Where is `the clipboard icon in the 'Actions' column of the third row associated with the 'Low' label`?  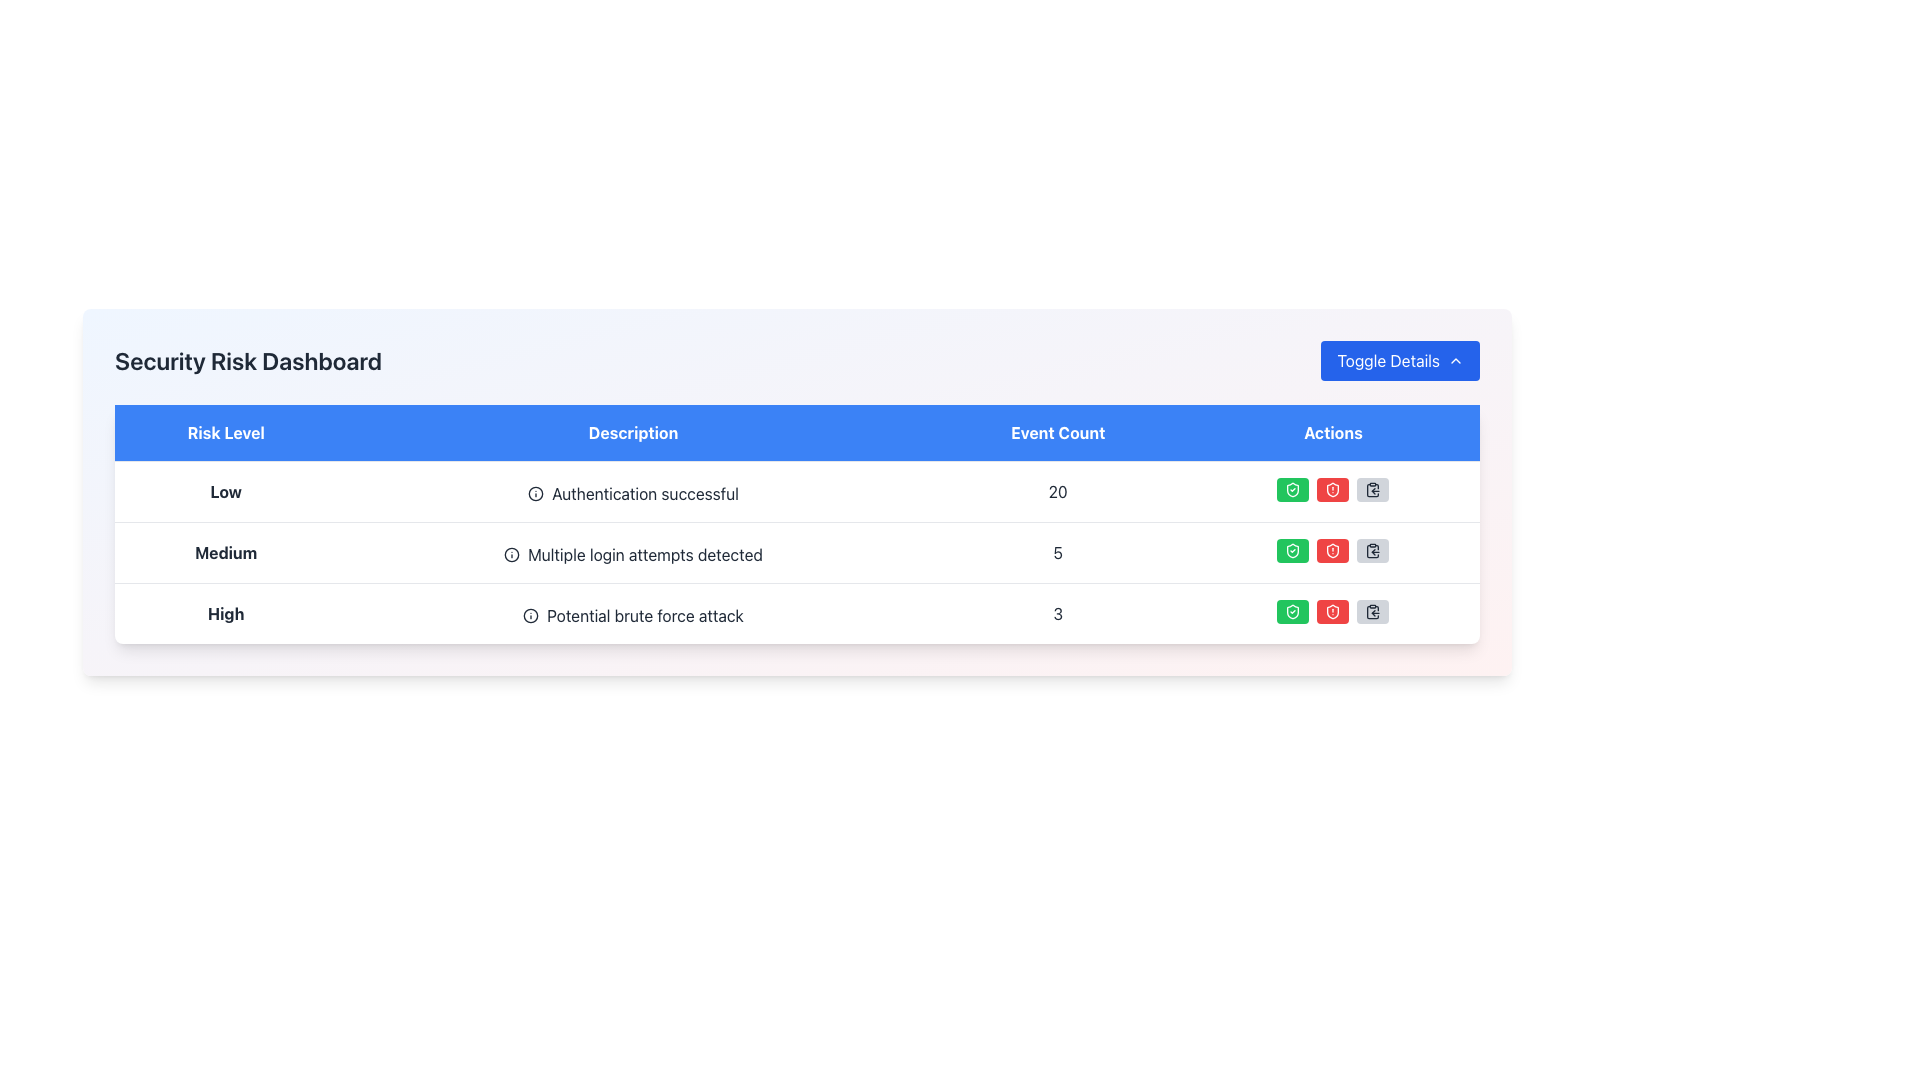 the clipboard icon in the 'Actions' column of the third row associated with the 'Low' label is located at coordinates (1372, 489).